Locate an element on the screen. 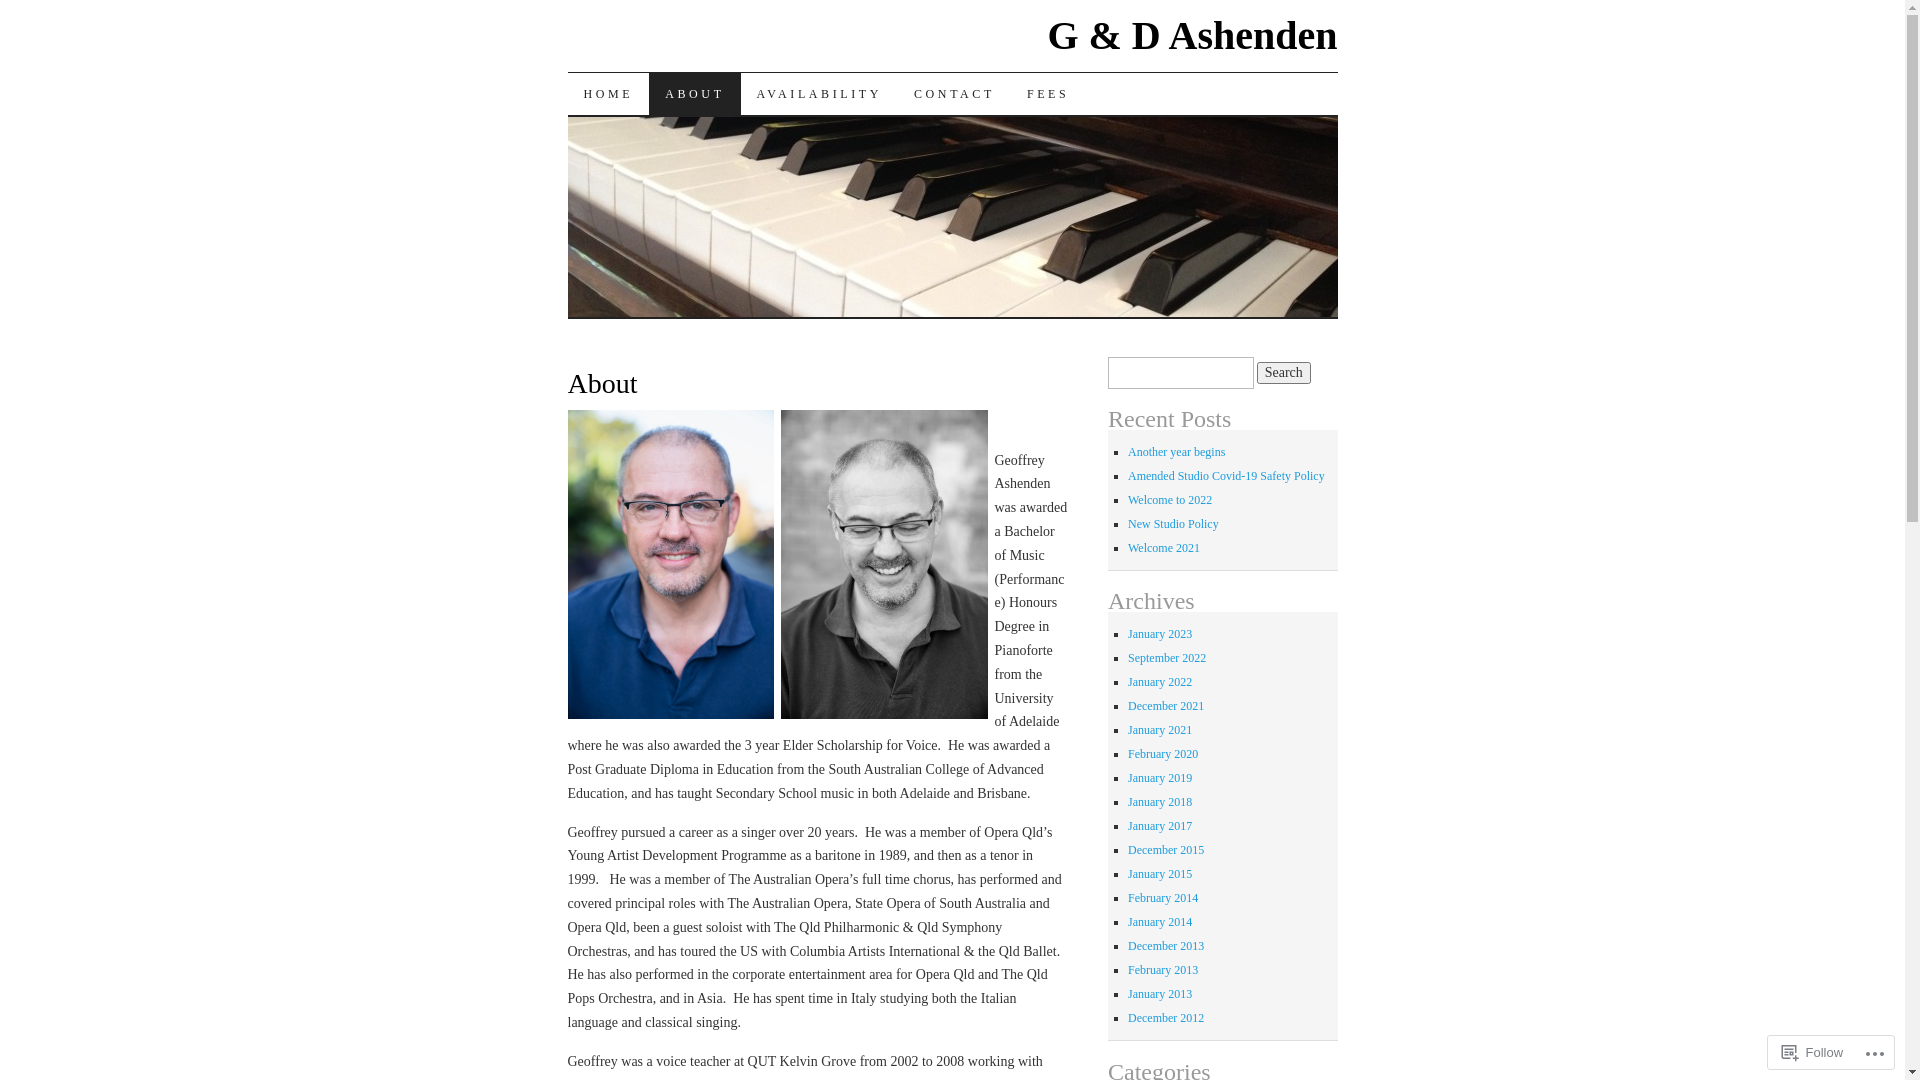 The width and height of the screenshot is (1920, 1080). 'AVAILABILITY' is located at coordinates (819, 93).